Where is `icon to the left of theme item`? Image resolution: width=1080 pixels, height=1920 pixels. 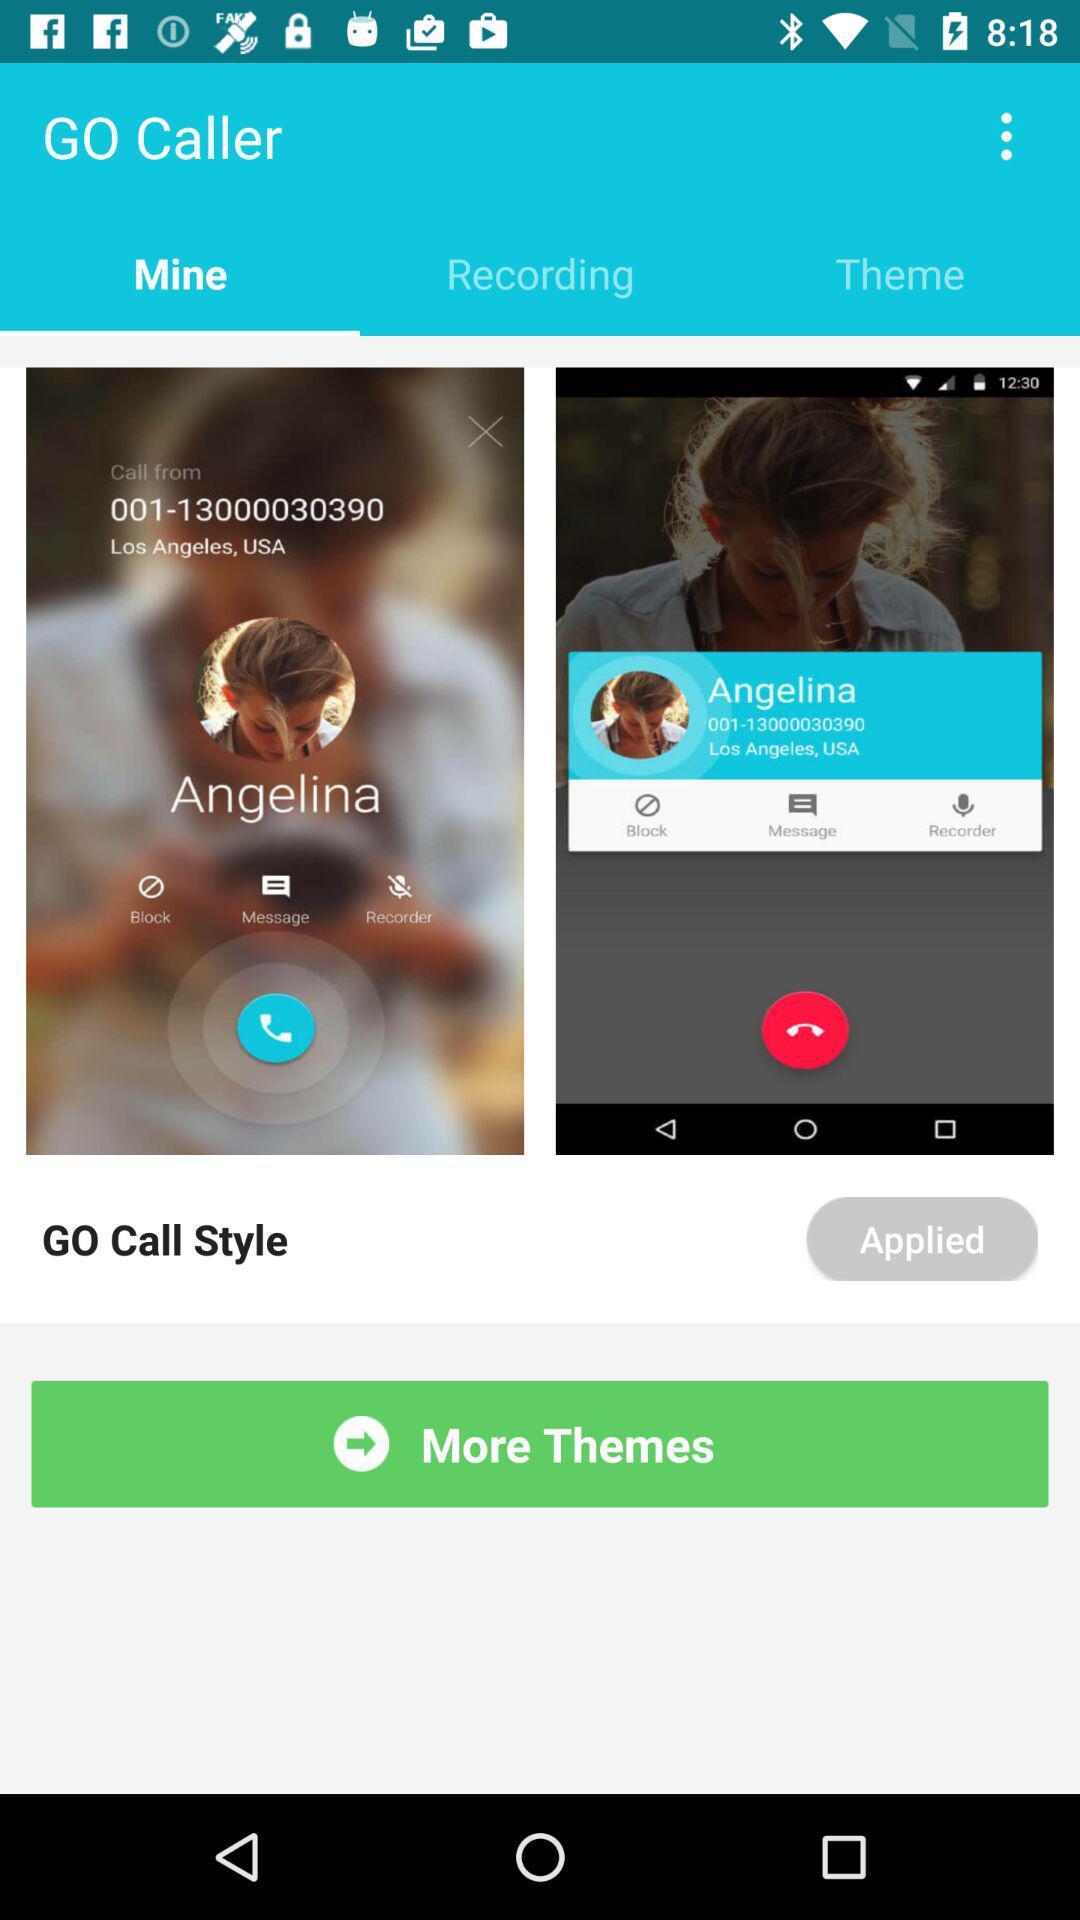
icon to the left of theme item is located at coordinates (540, 272).